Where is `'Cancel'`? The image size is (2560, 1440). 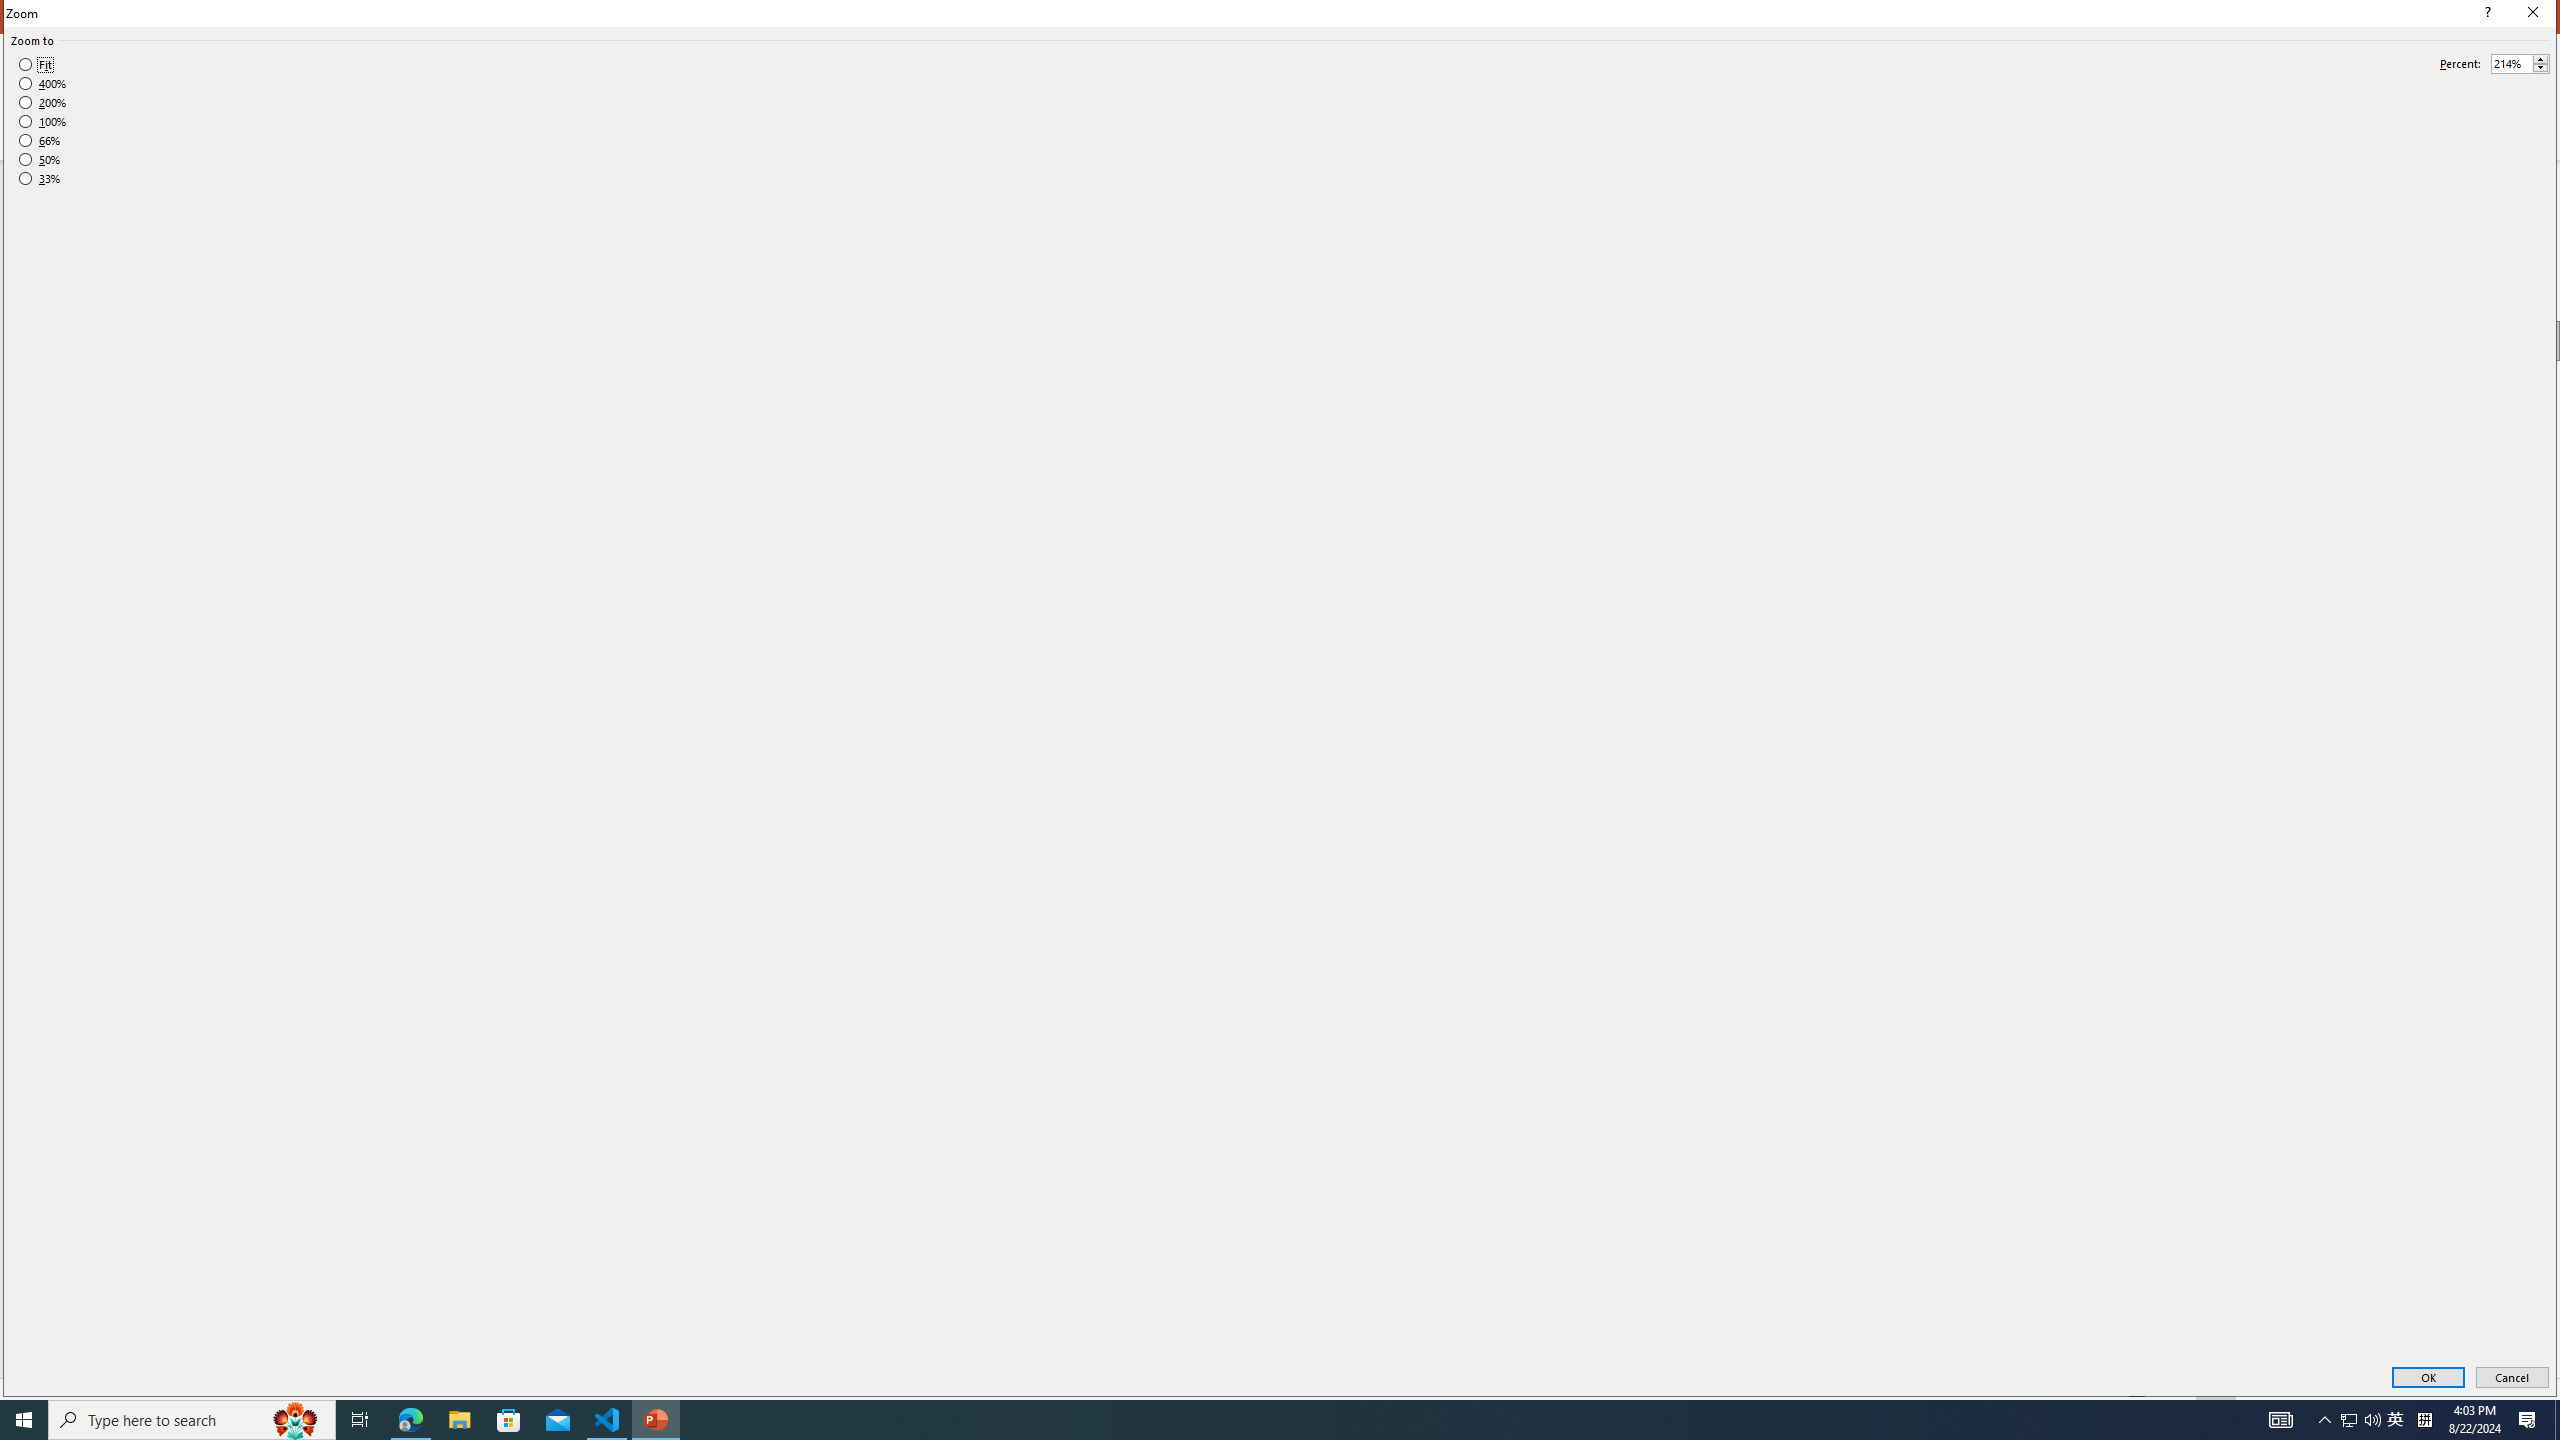 'Cancel' is located at coordinates (2511, 1378).